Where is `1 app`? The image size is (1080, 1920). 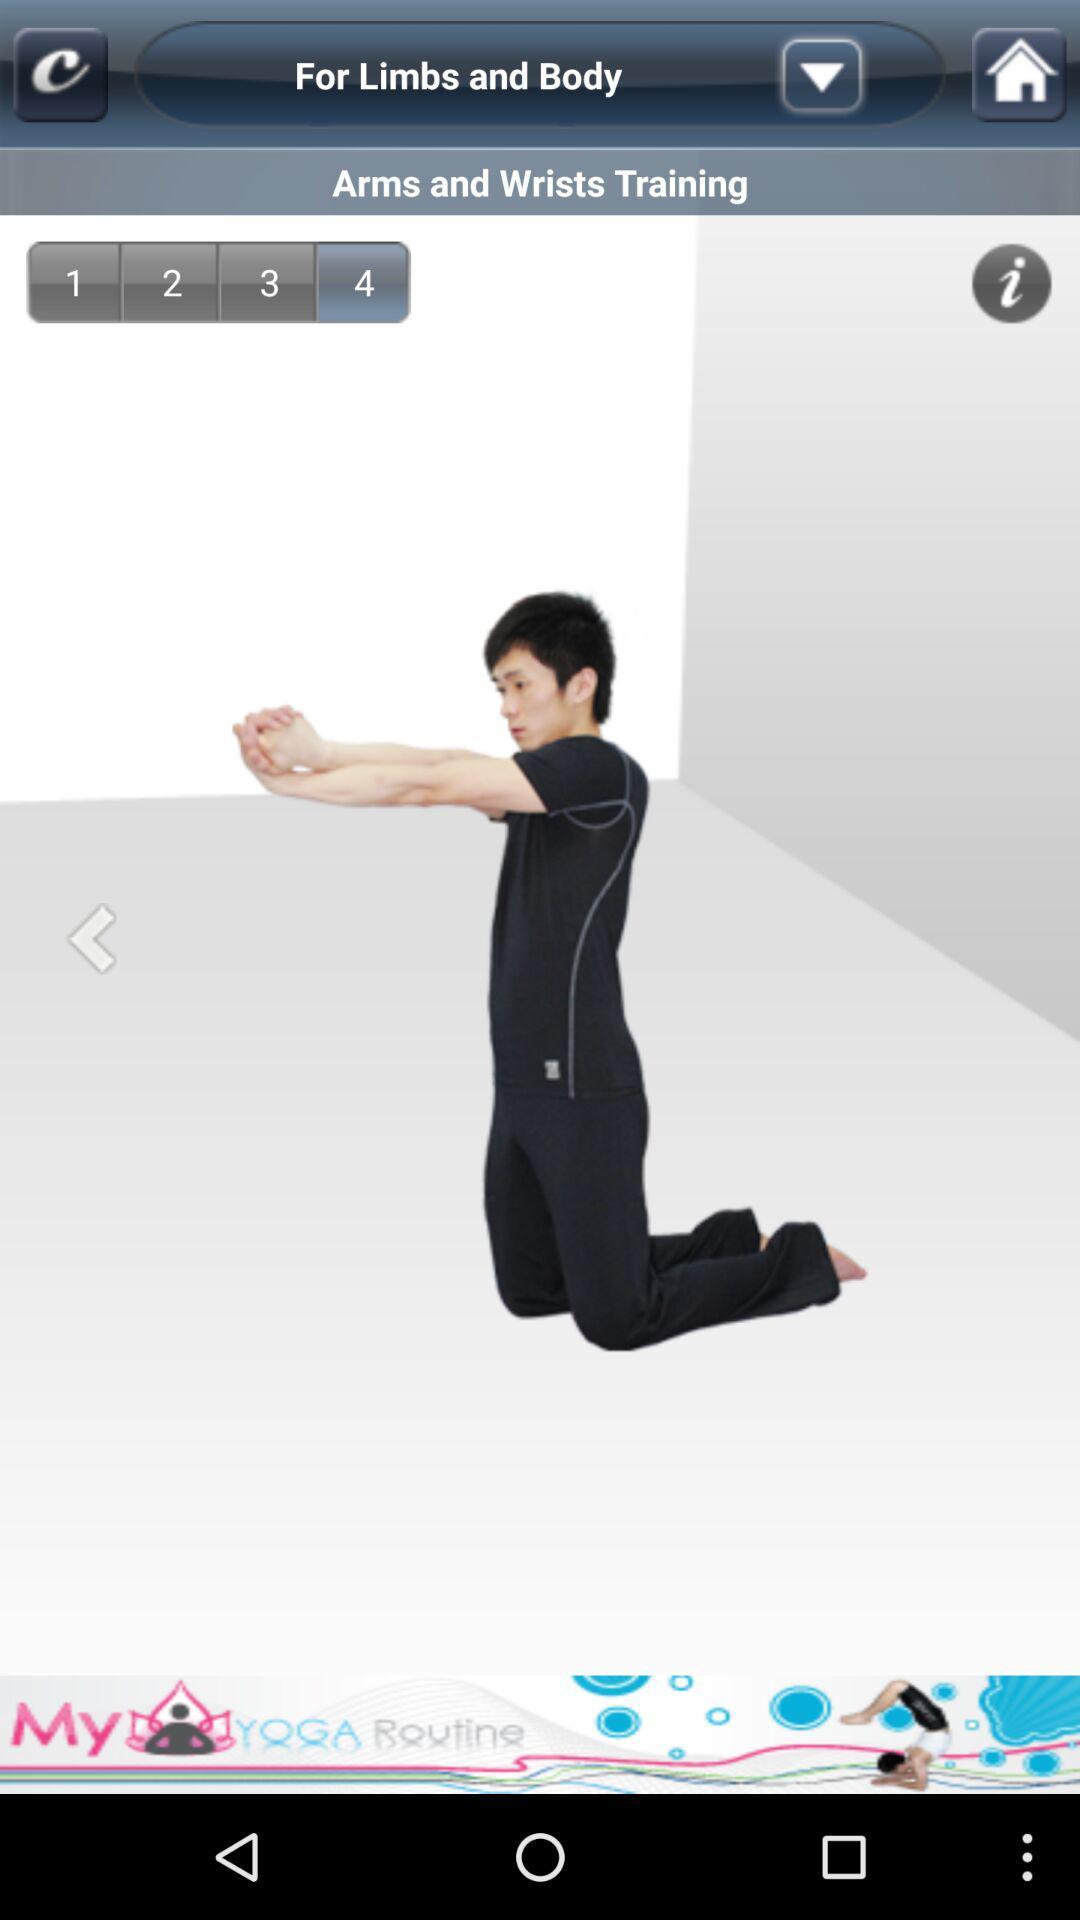 1 app is located at coordinates (73, 281).